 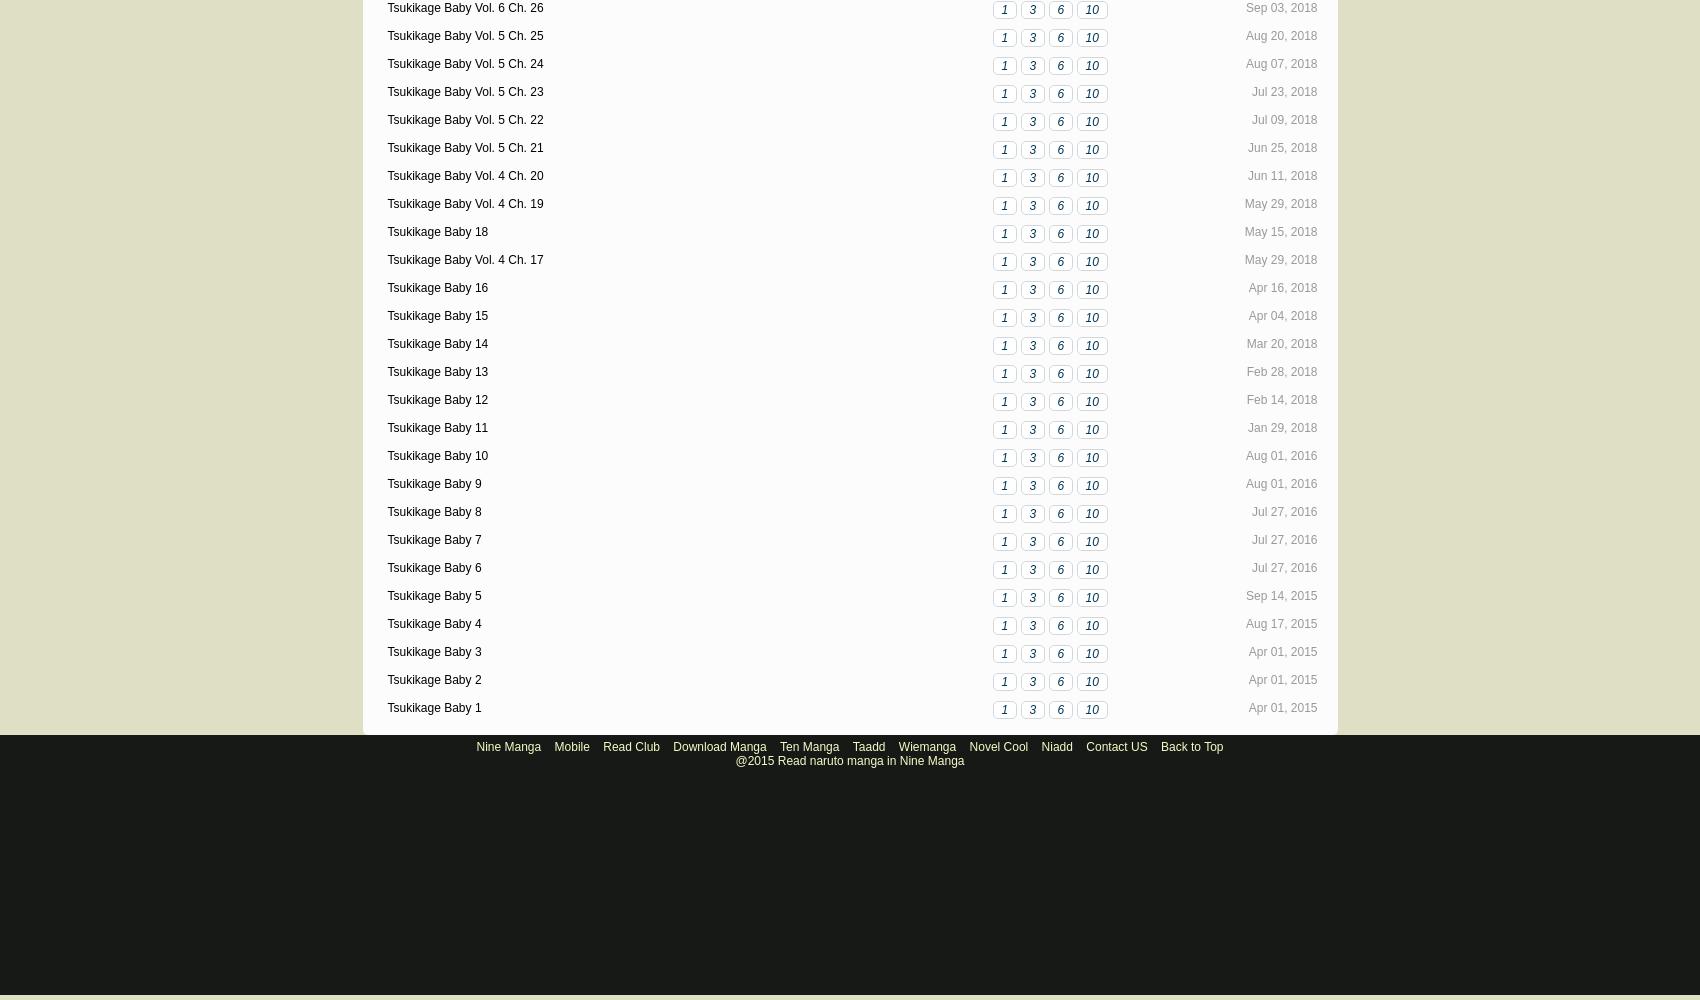 I want to click on 'Ten Manga', so click(x=808, y=746).